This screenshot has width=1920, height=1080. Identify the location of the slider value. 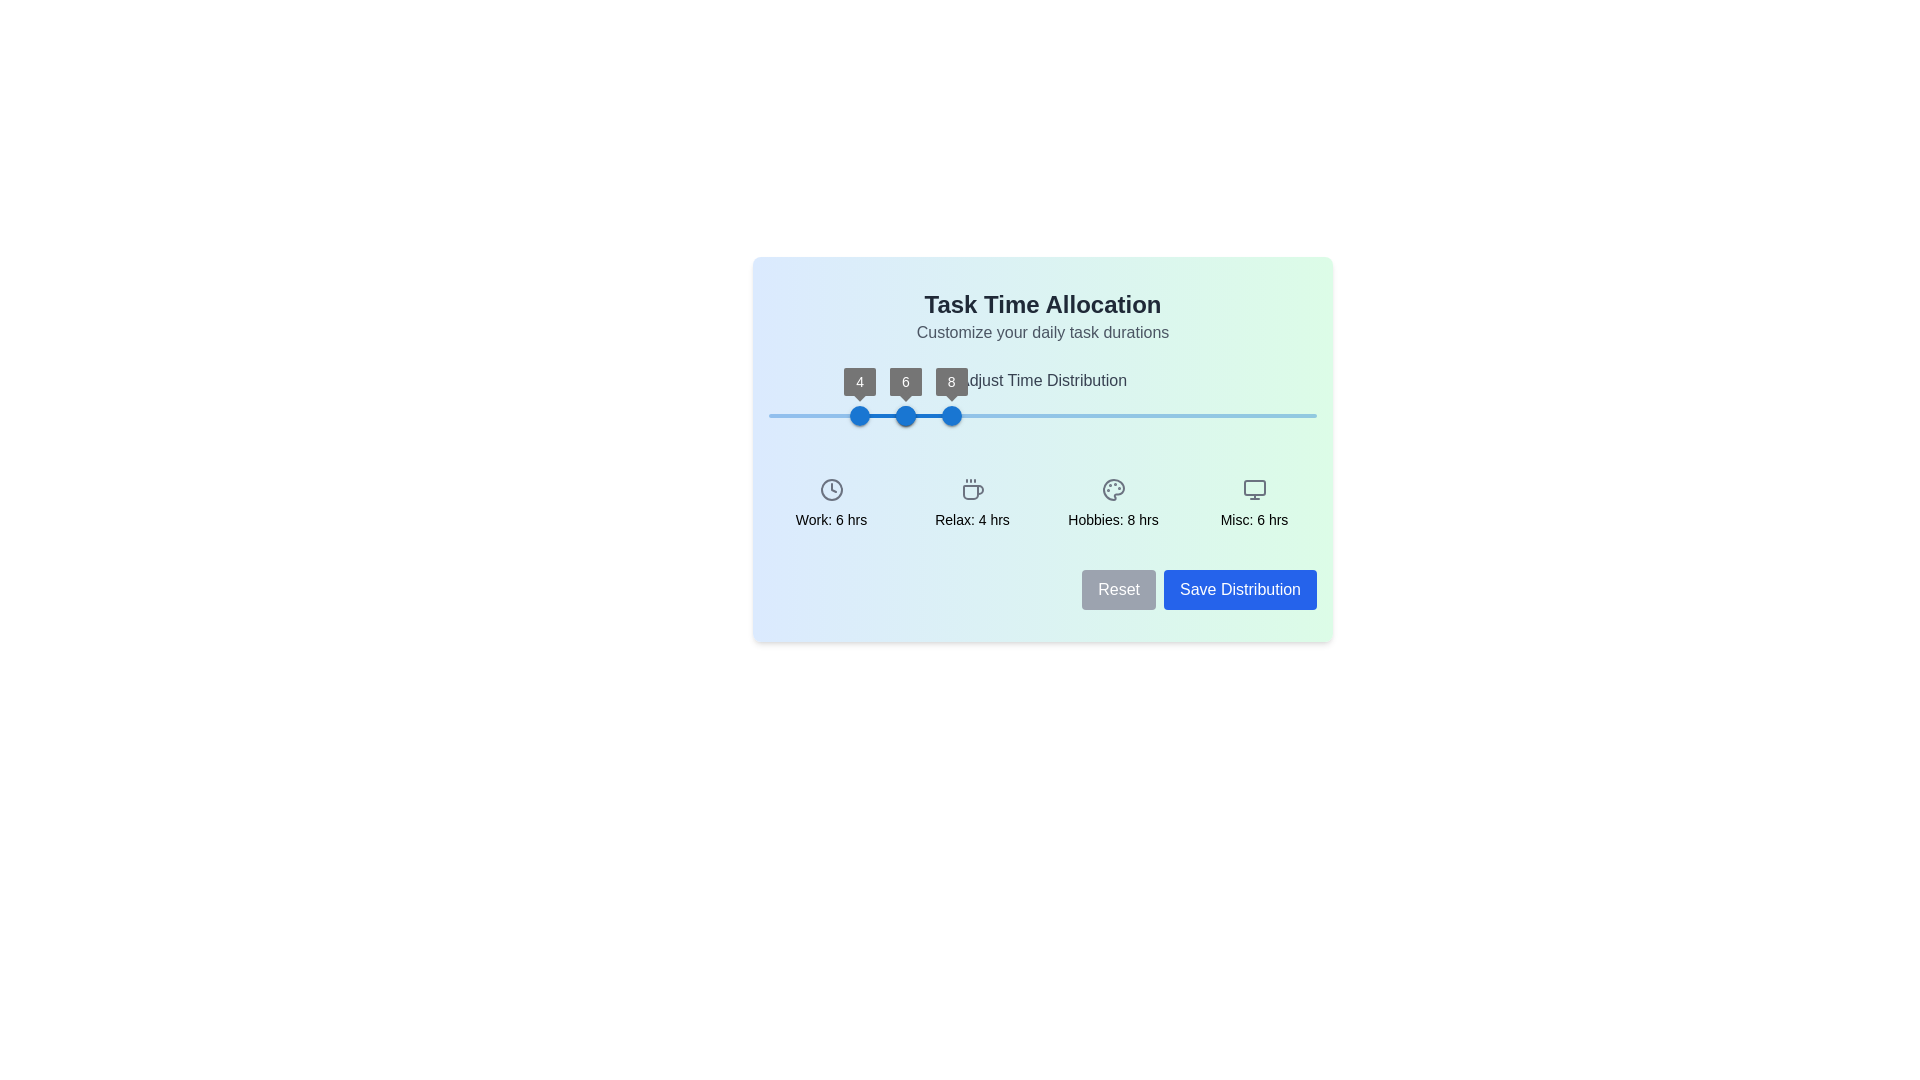
(1107, 415).